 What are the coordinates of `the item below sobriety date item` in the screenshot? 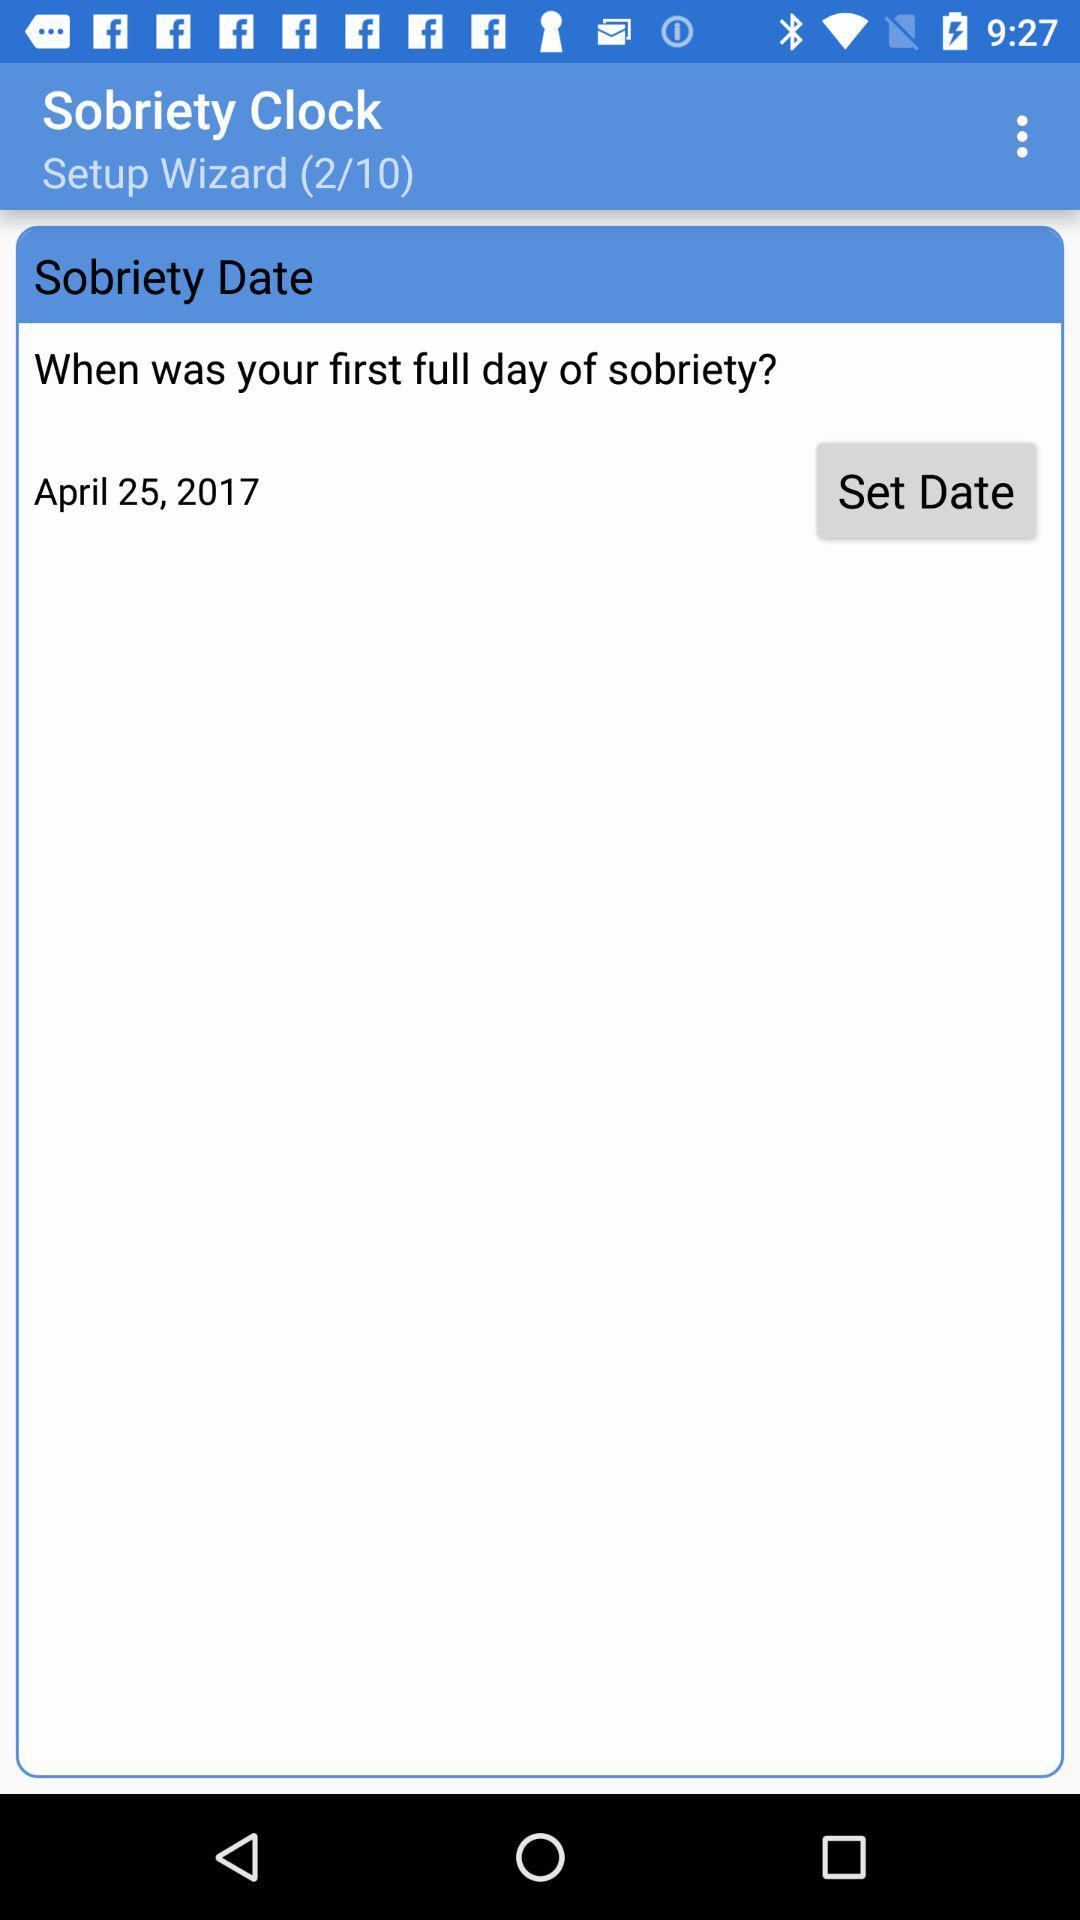 It's located at (926, 490).